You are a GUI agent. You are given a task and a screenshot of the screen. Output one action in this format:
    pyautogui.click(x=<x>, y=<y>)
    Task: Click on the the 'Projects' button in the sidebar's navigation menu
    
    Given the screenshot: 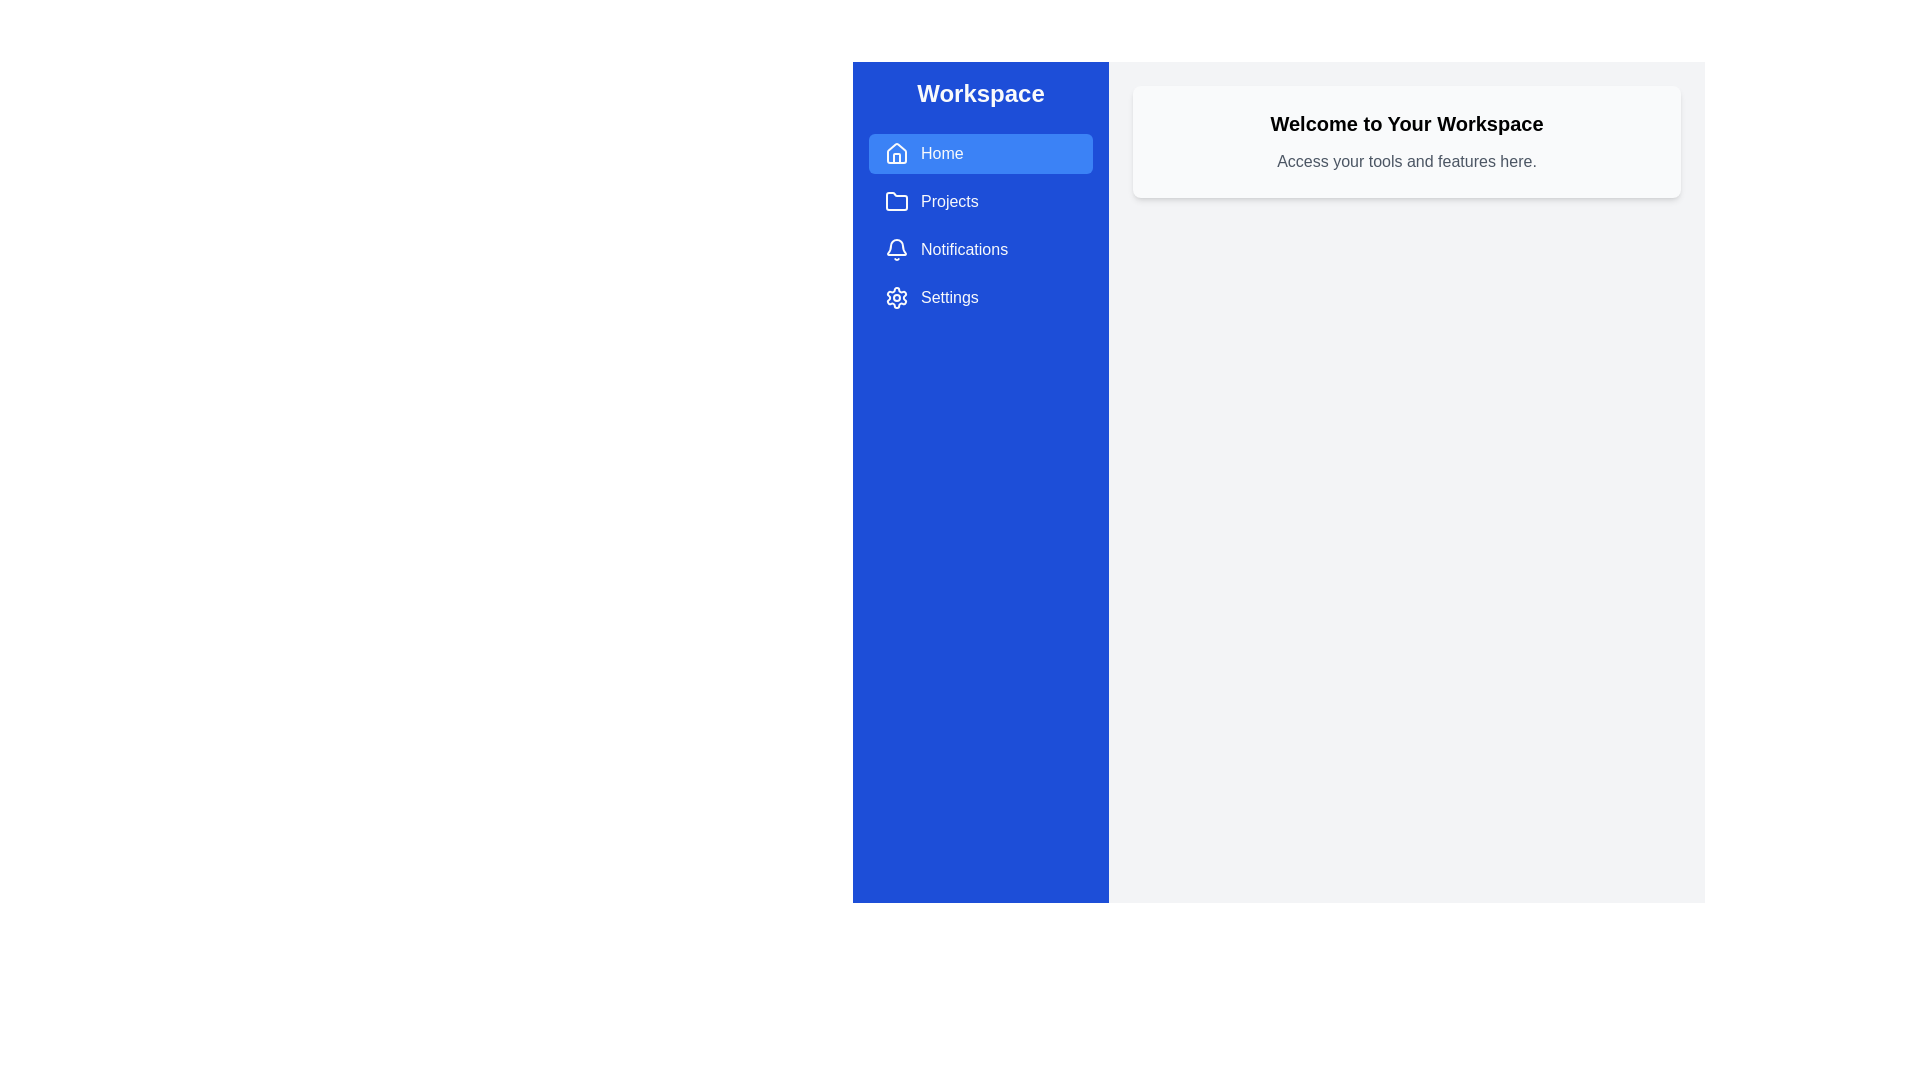 What is the action you would take?
    pyautogui.click(x=896, y=201)
    